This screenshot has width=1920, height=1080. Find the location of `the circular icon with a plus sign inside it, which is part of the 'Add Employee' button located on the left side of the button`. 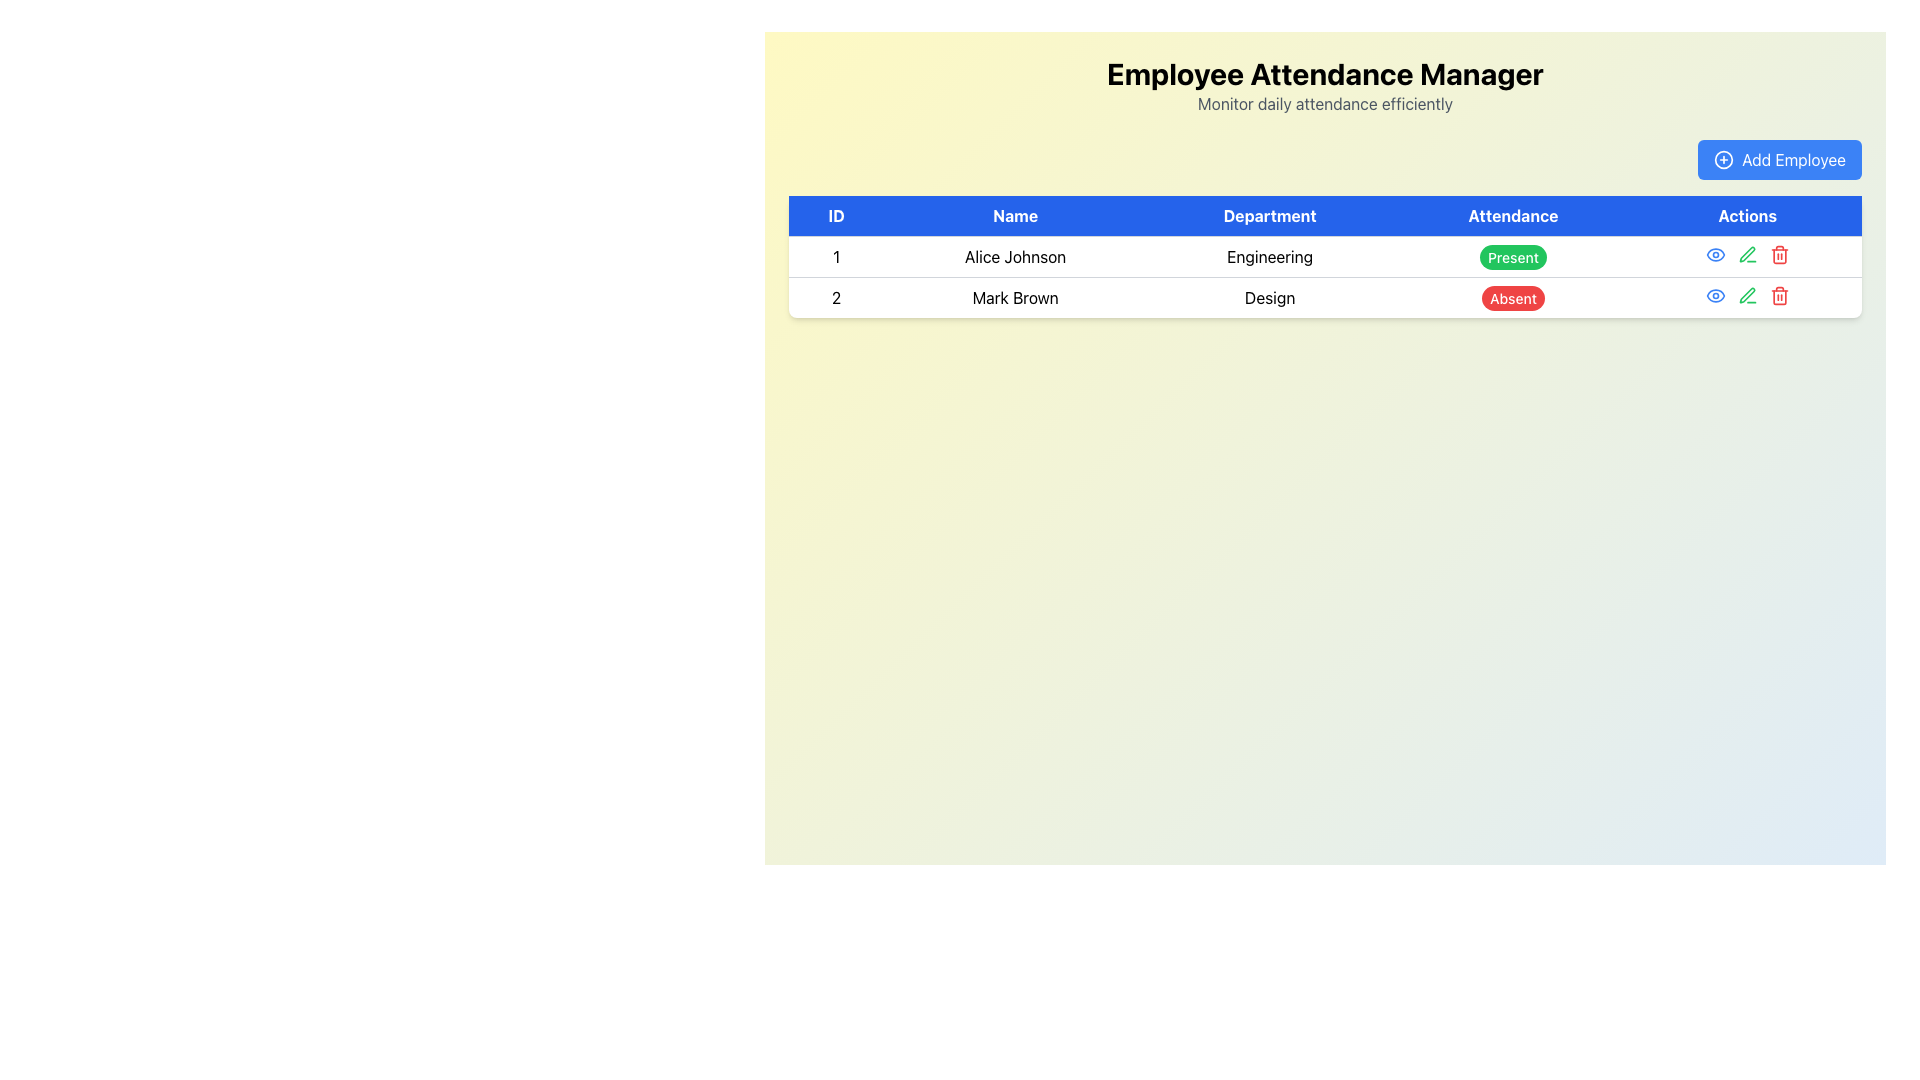

the circular icon with a plus sign inside it, which is part of the 'Add Employee' button located on the left side of the button is located at coordinates (1723, 158).